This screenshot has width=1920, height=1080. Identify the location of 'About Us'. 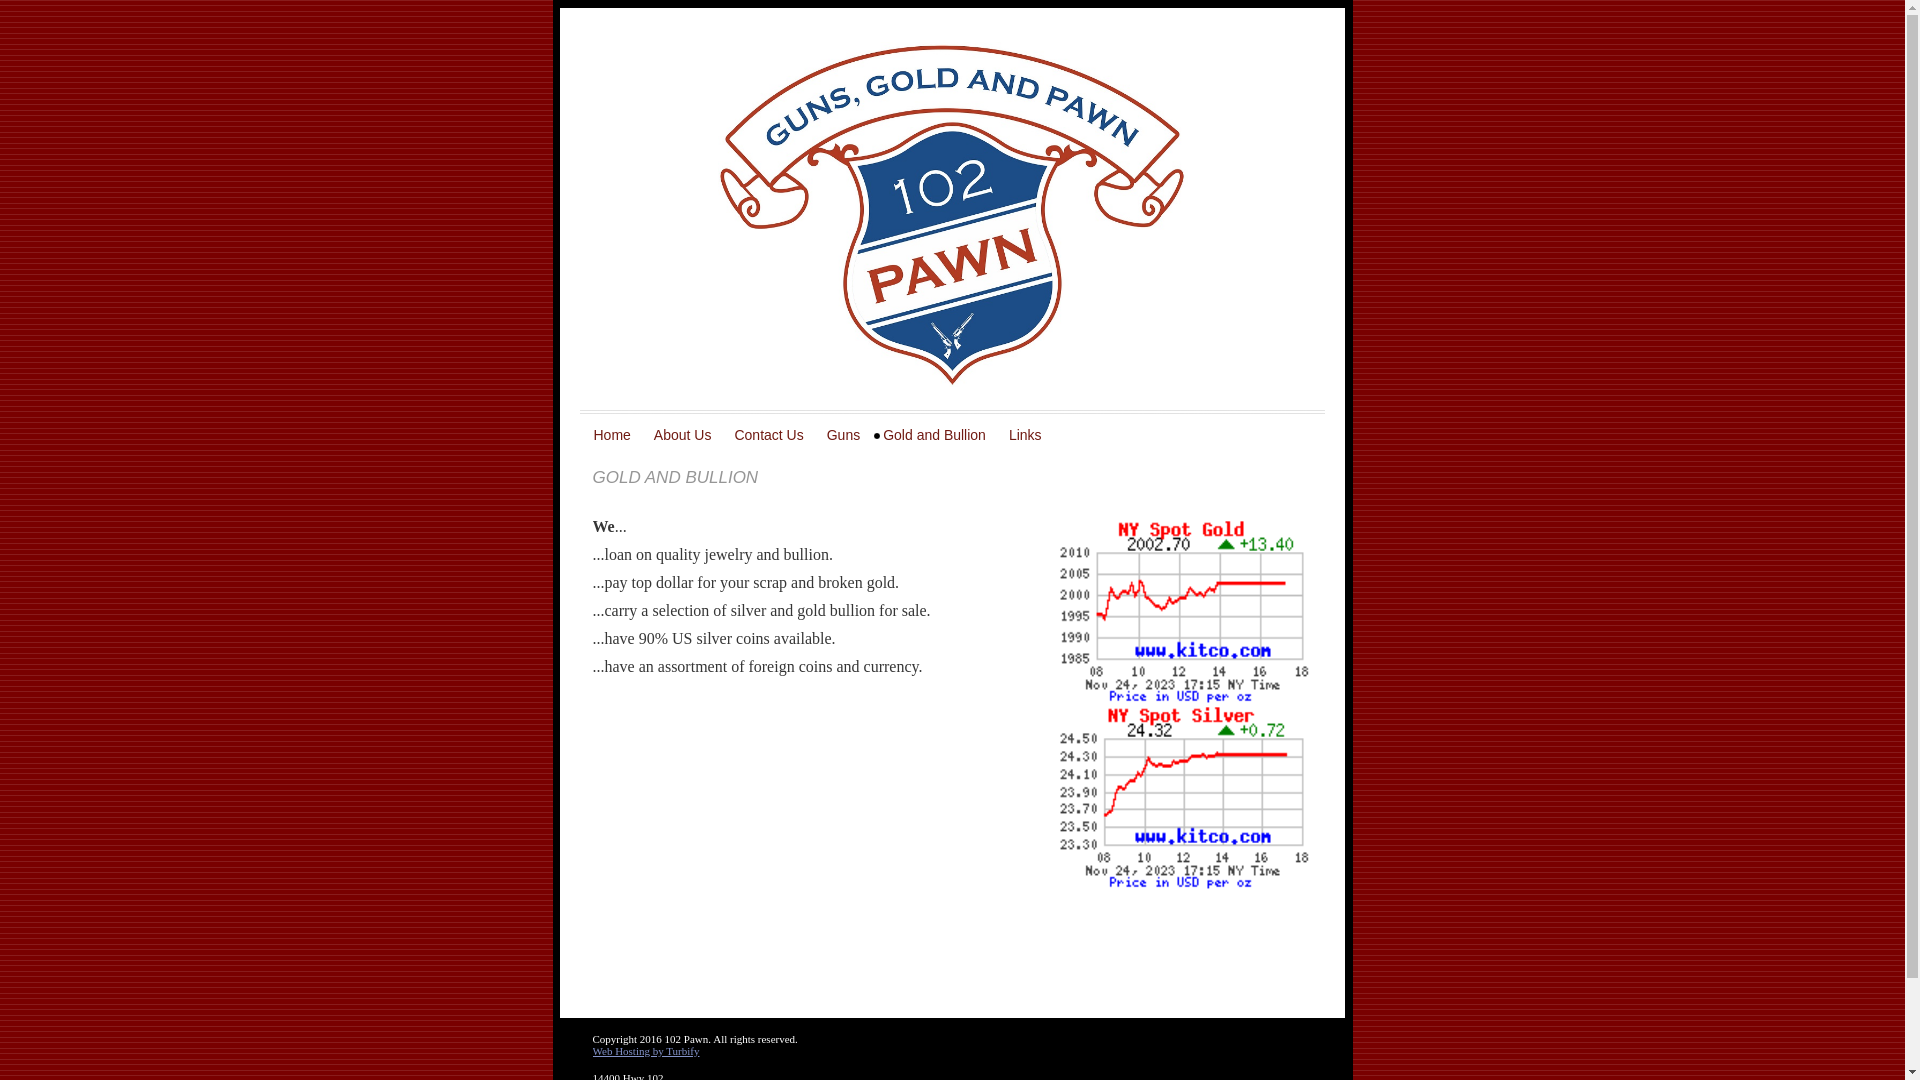
(644, 434).